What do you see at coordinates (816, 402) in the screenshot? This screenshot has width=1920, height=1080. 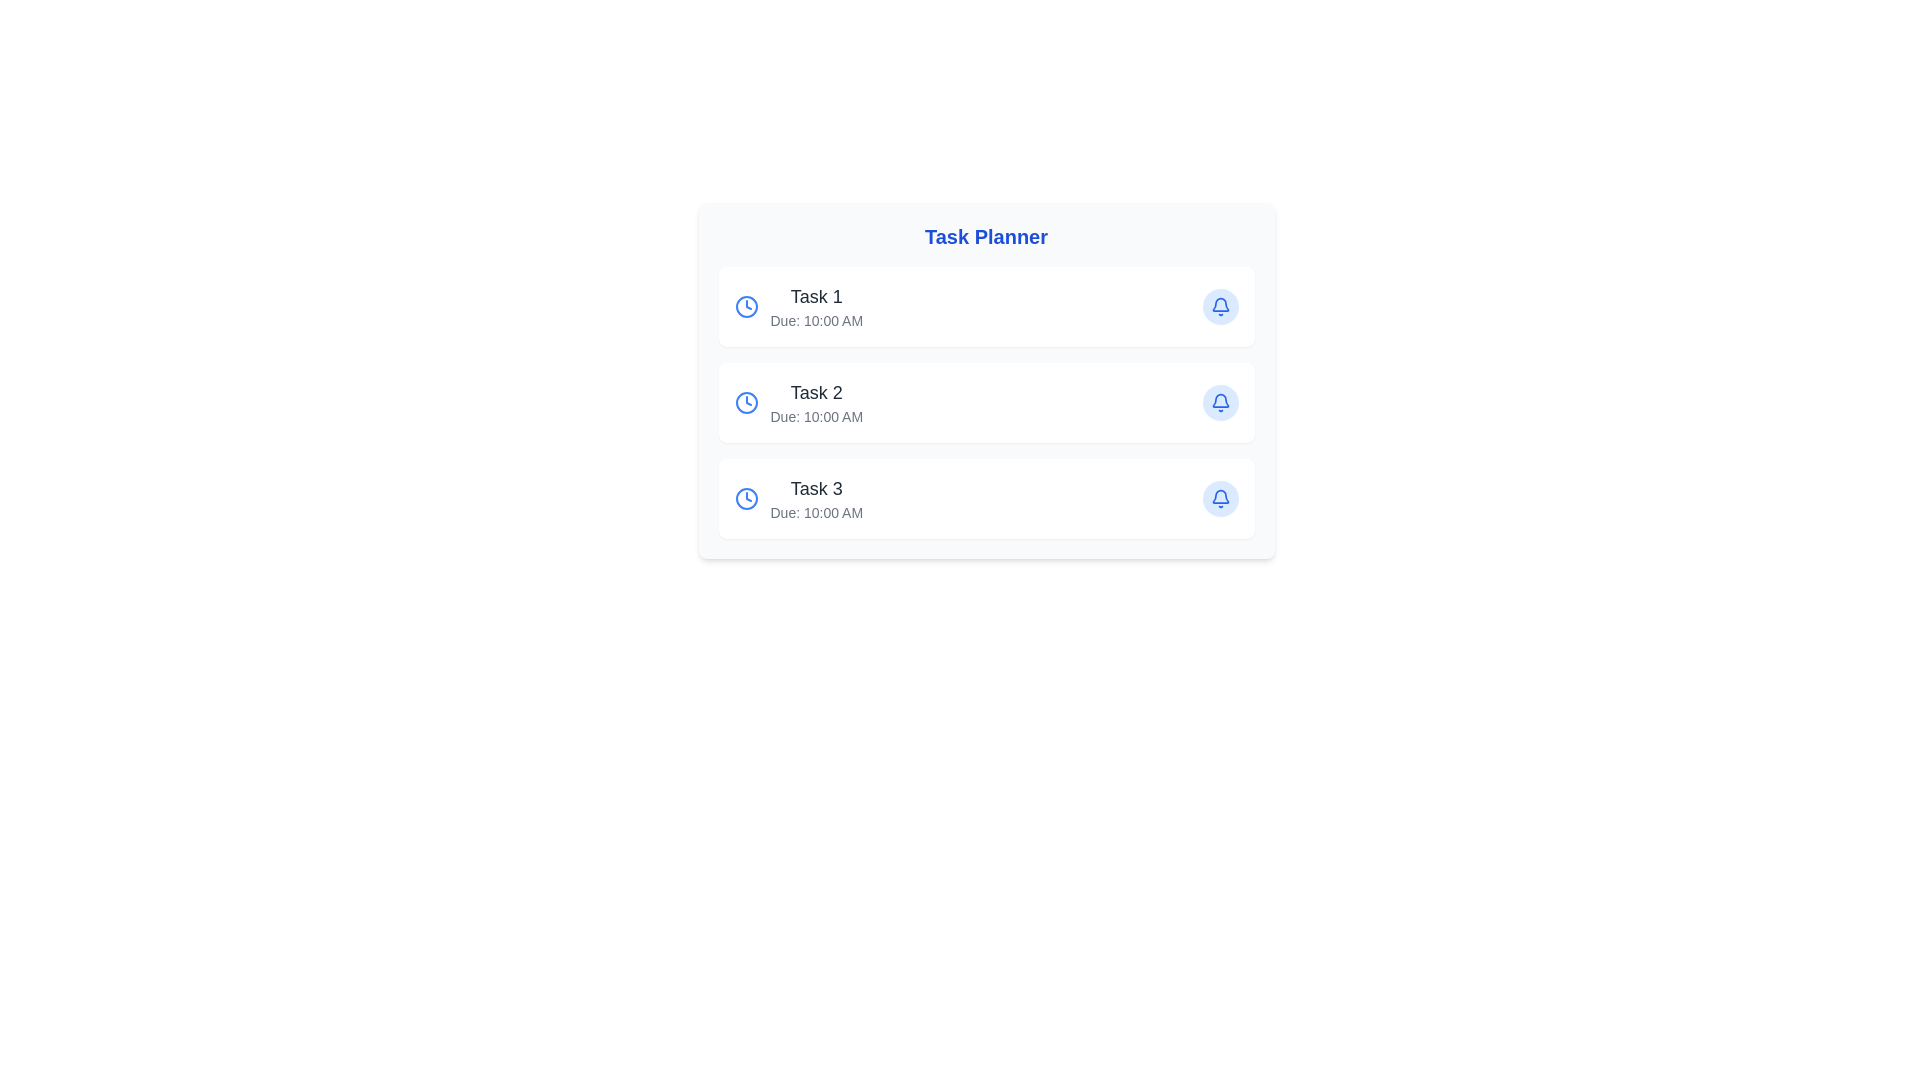 I see `task title and due time from the second task in the vertical task list, located between 'Task 1' and 'Task 3', with a clock icon on the left and a notification bell icon on the right` at bounding box center [816, 402].